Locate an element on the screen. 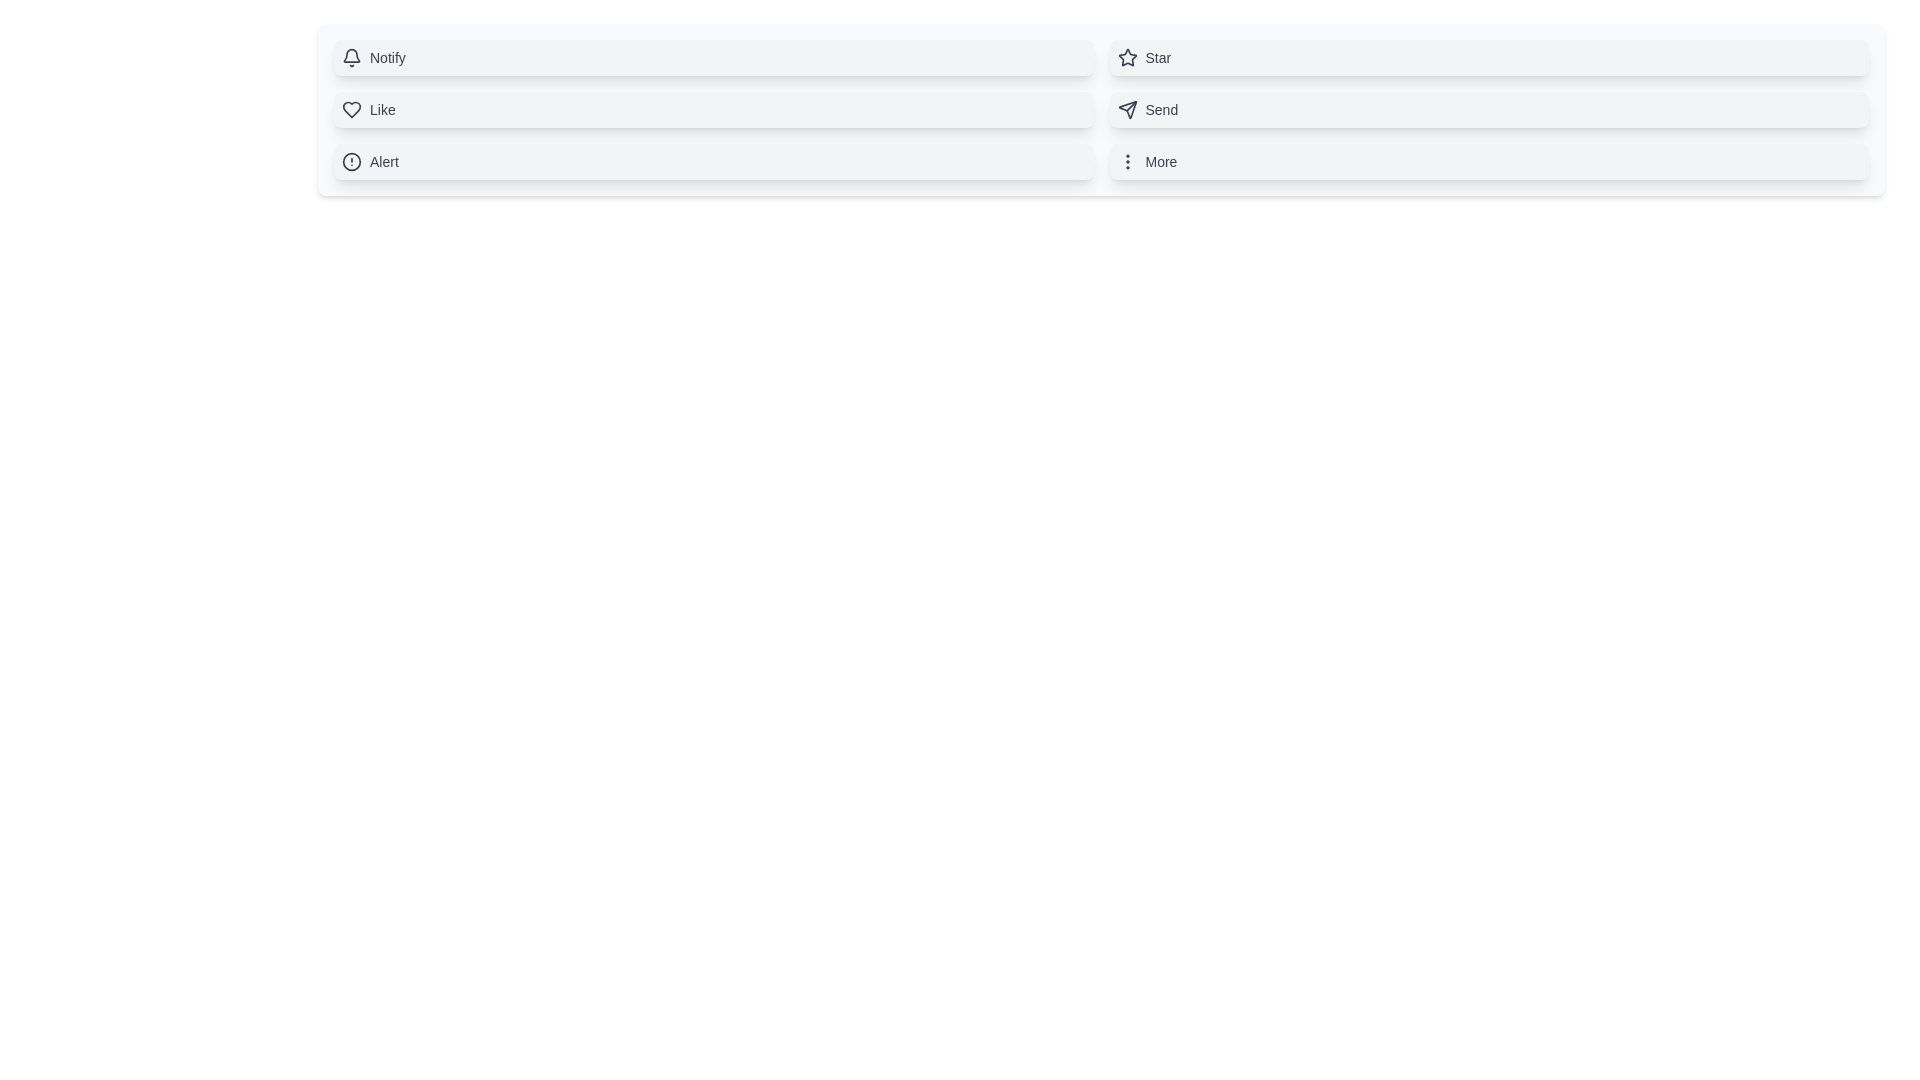  the appearance of the send button icon, which is visually indicated on the right side of the 'Send' button is located at coordinates (1127, 110).